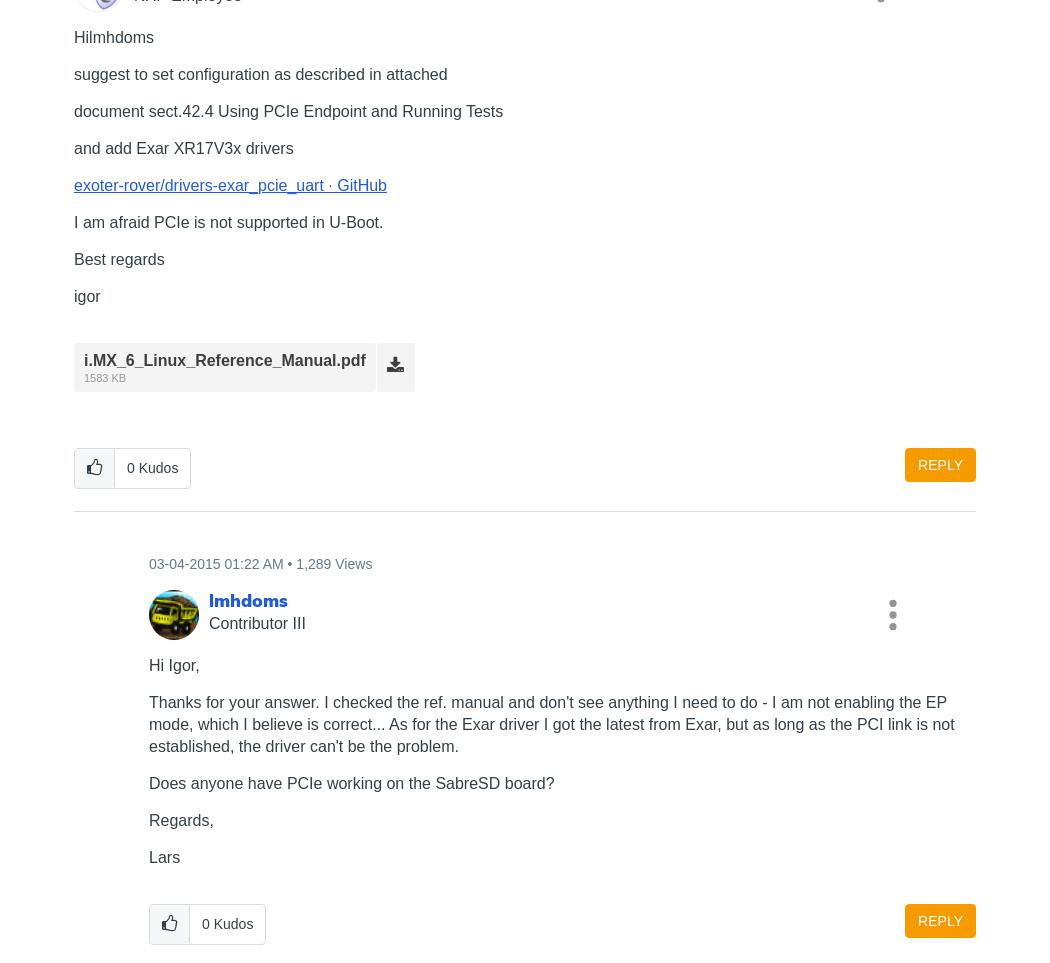 This screenshot has height=963, width=1050. Describe the element at coordinates (147, 856) in the screenshot. I see `'Lars'` at that location.